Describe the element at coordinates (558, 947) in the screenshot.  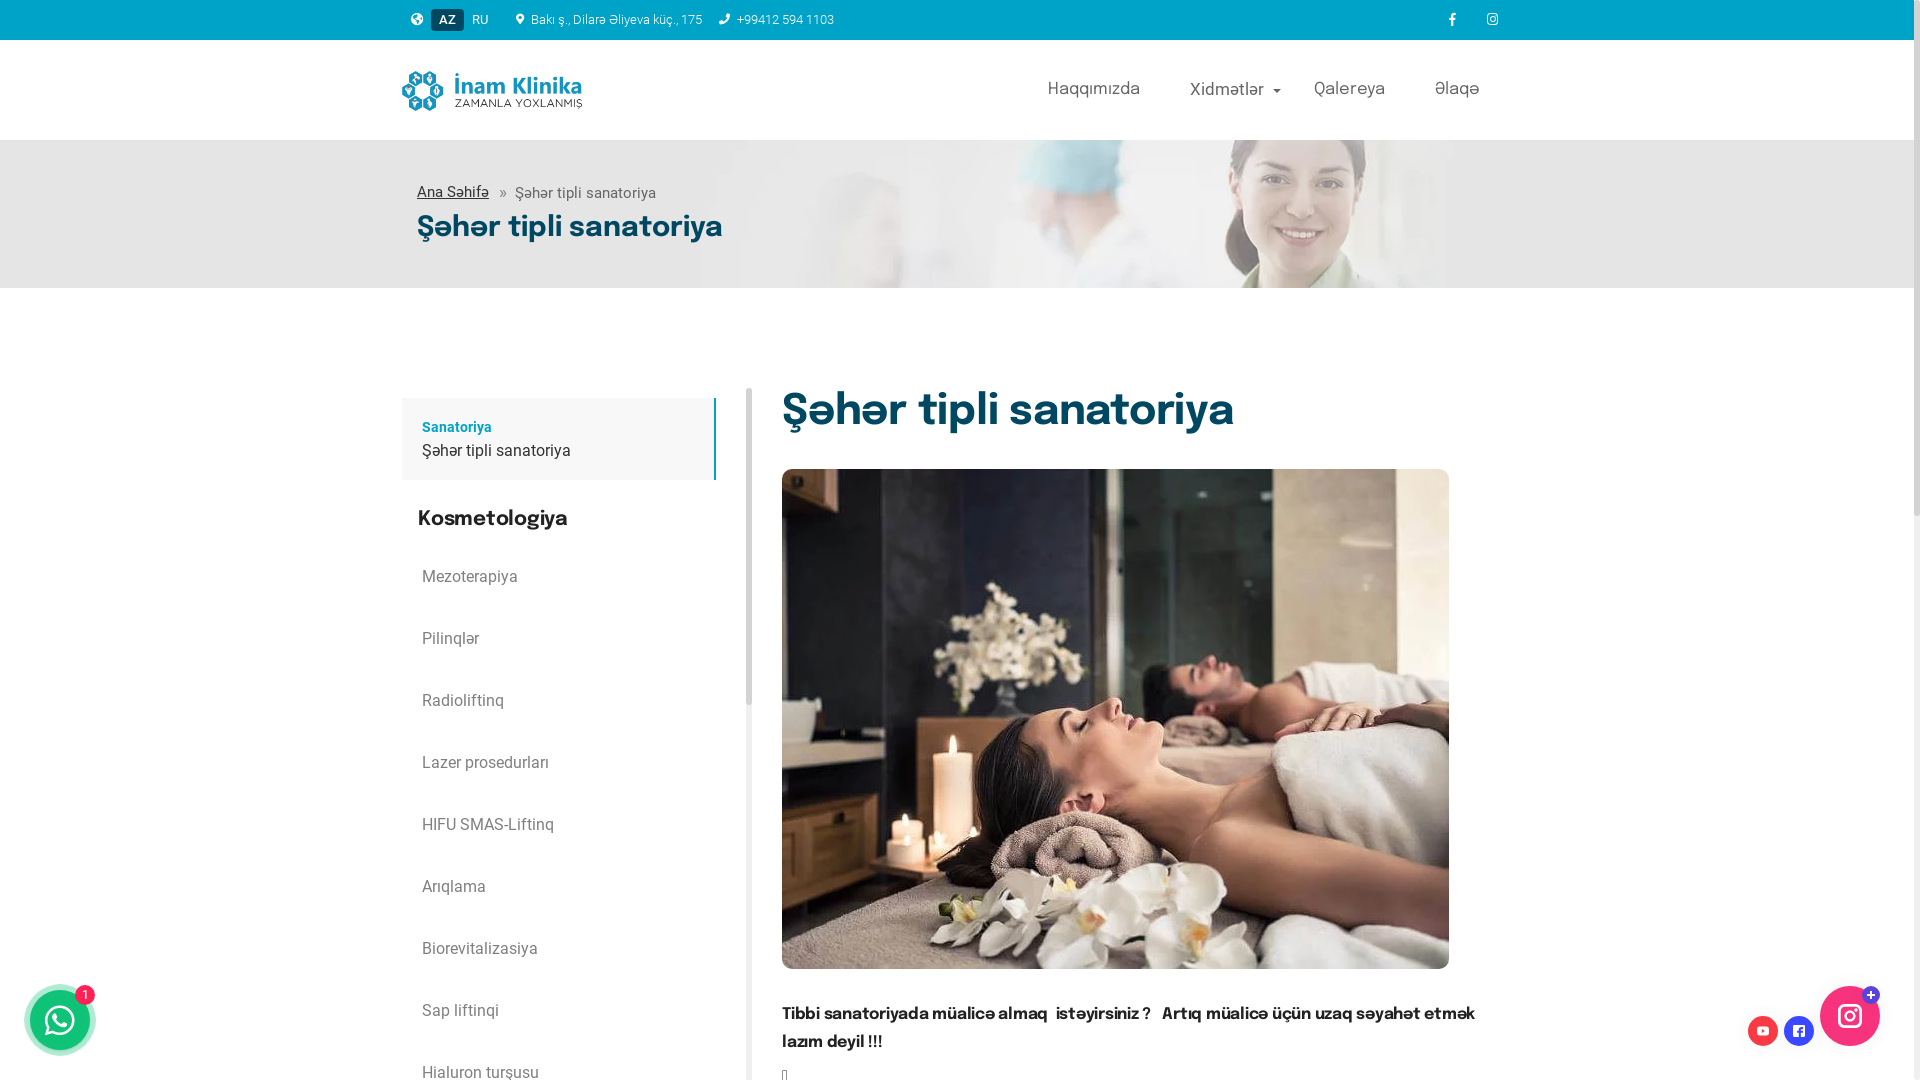
I see `'Biorevitalizasiya'` at that location.